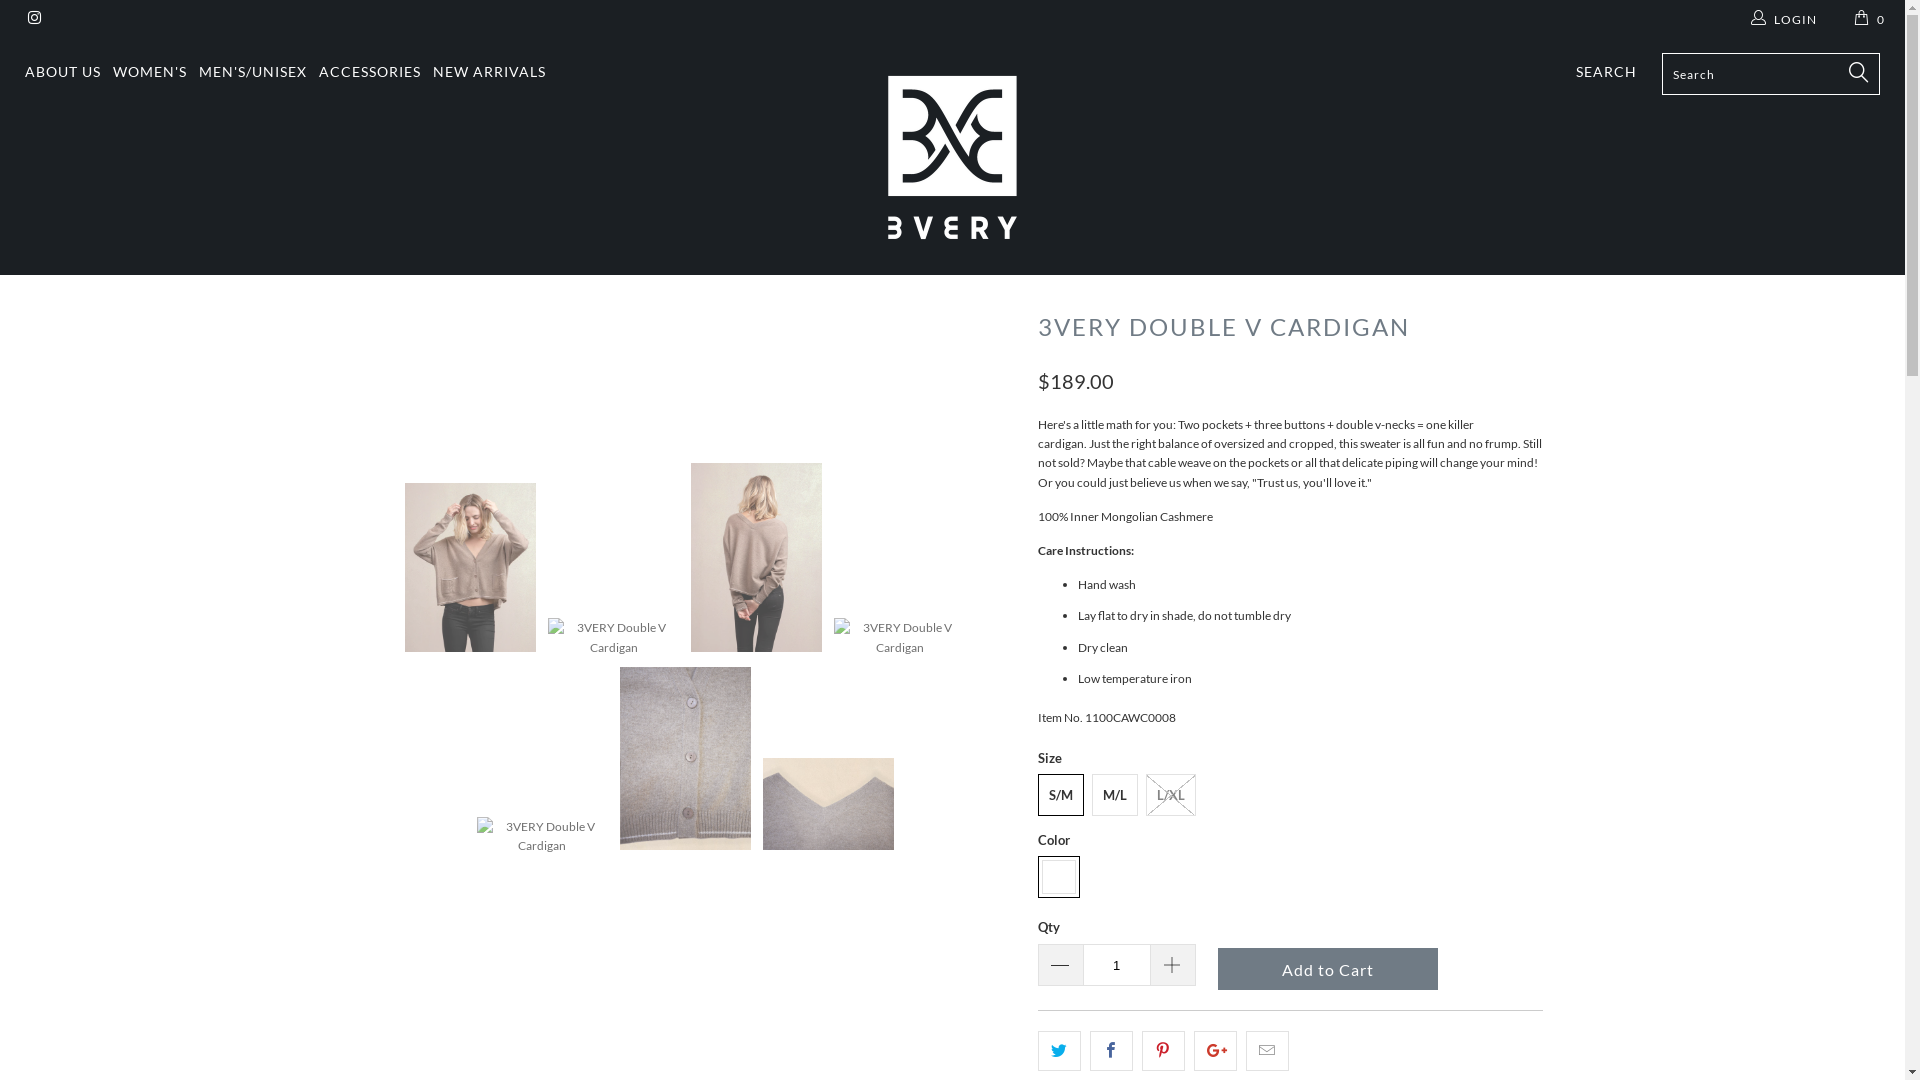 This screenshot has height=1080, width=1920. What do you see at coordinates (33, 19) in the screenshot?
I see `'3VERY on Instagram'` at bounding box center [33, 19].